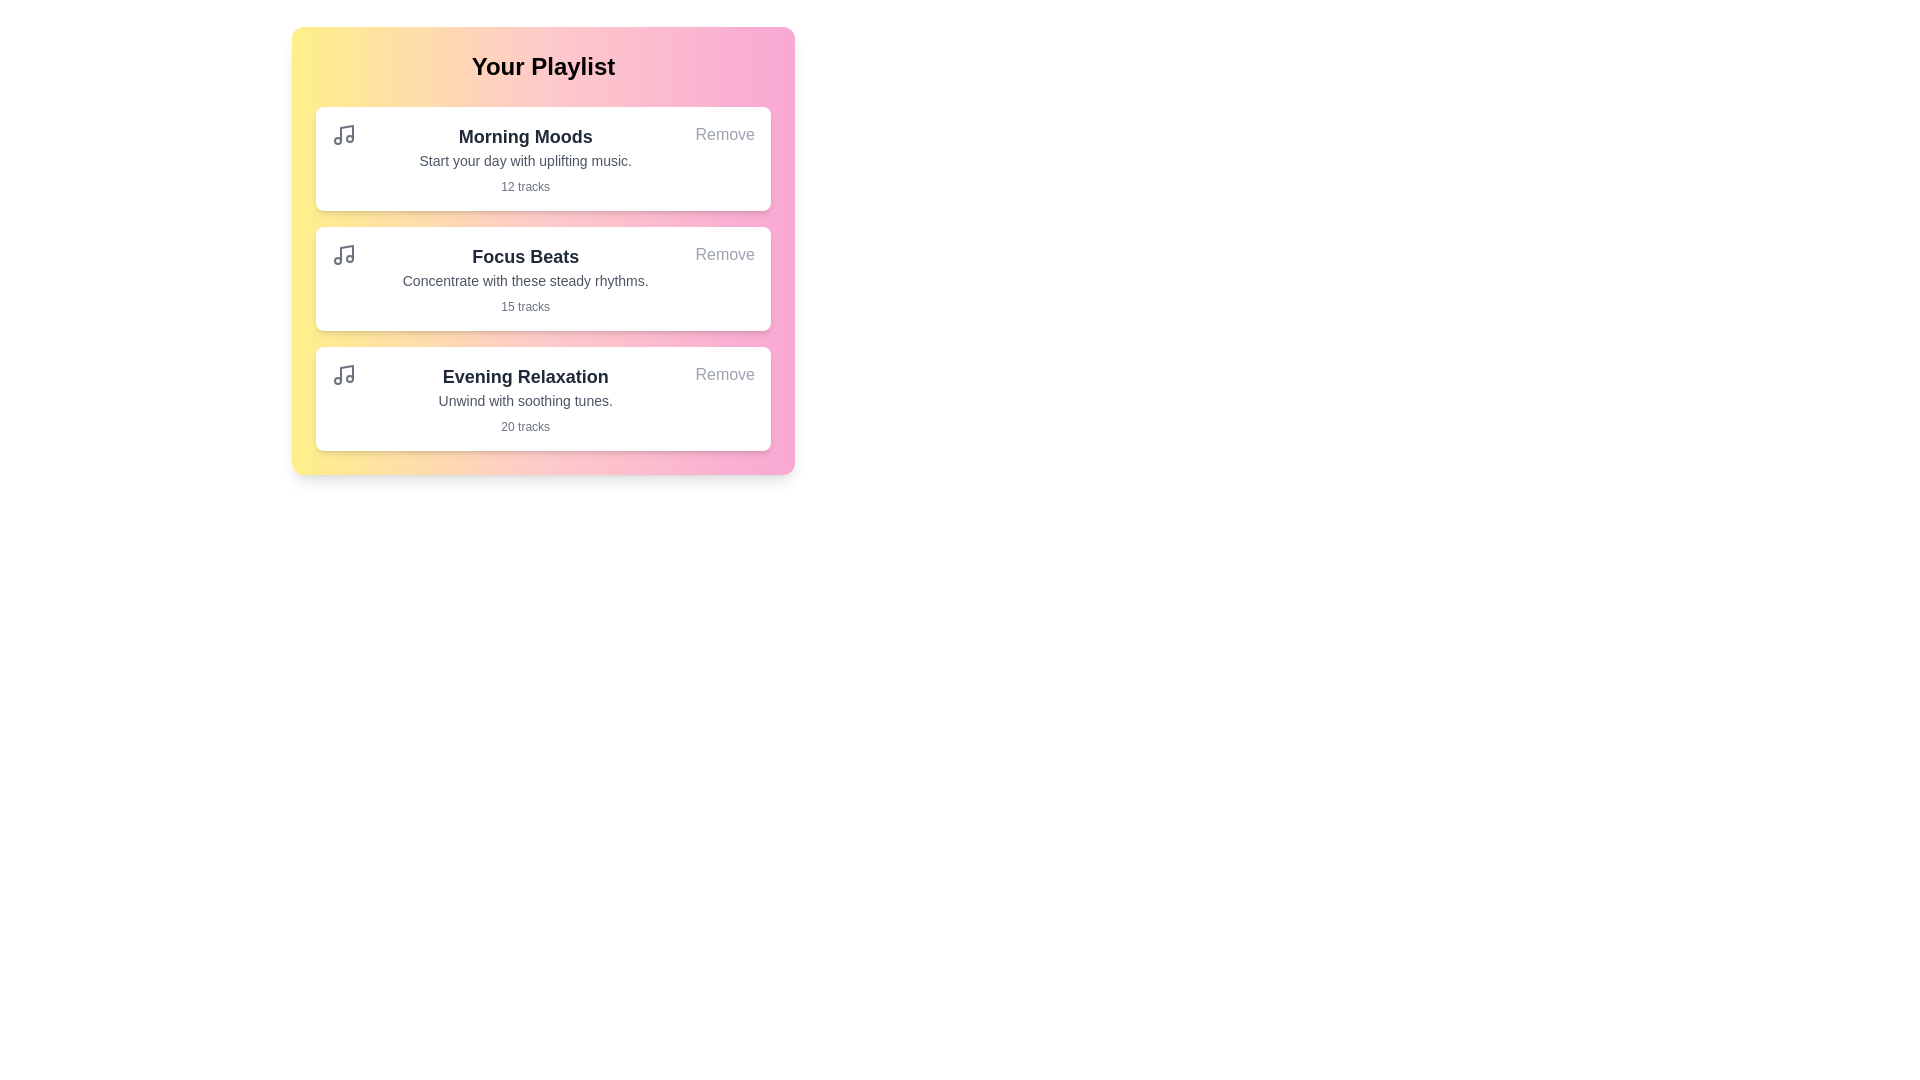 The height and width of the screenshot is (1080, 1920). Describe the element at coordinates (723, 253) in the screenshot. I see `'Remove' button for the playlist 'Focus Beats'` at that location.